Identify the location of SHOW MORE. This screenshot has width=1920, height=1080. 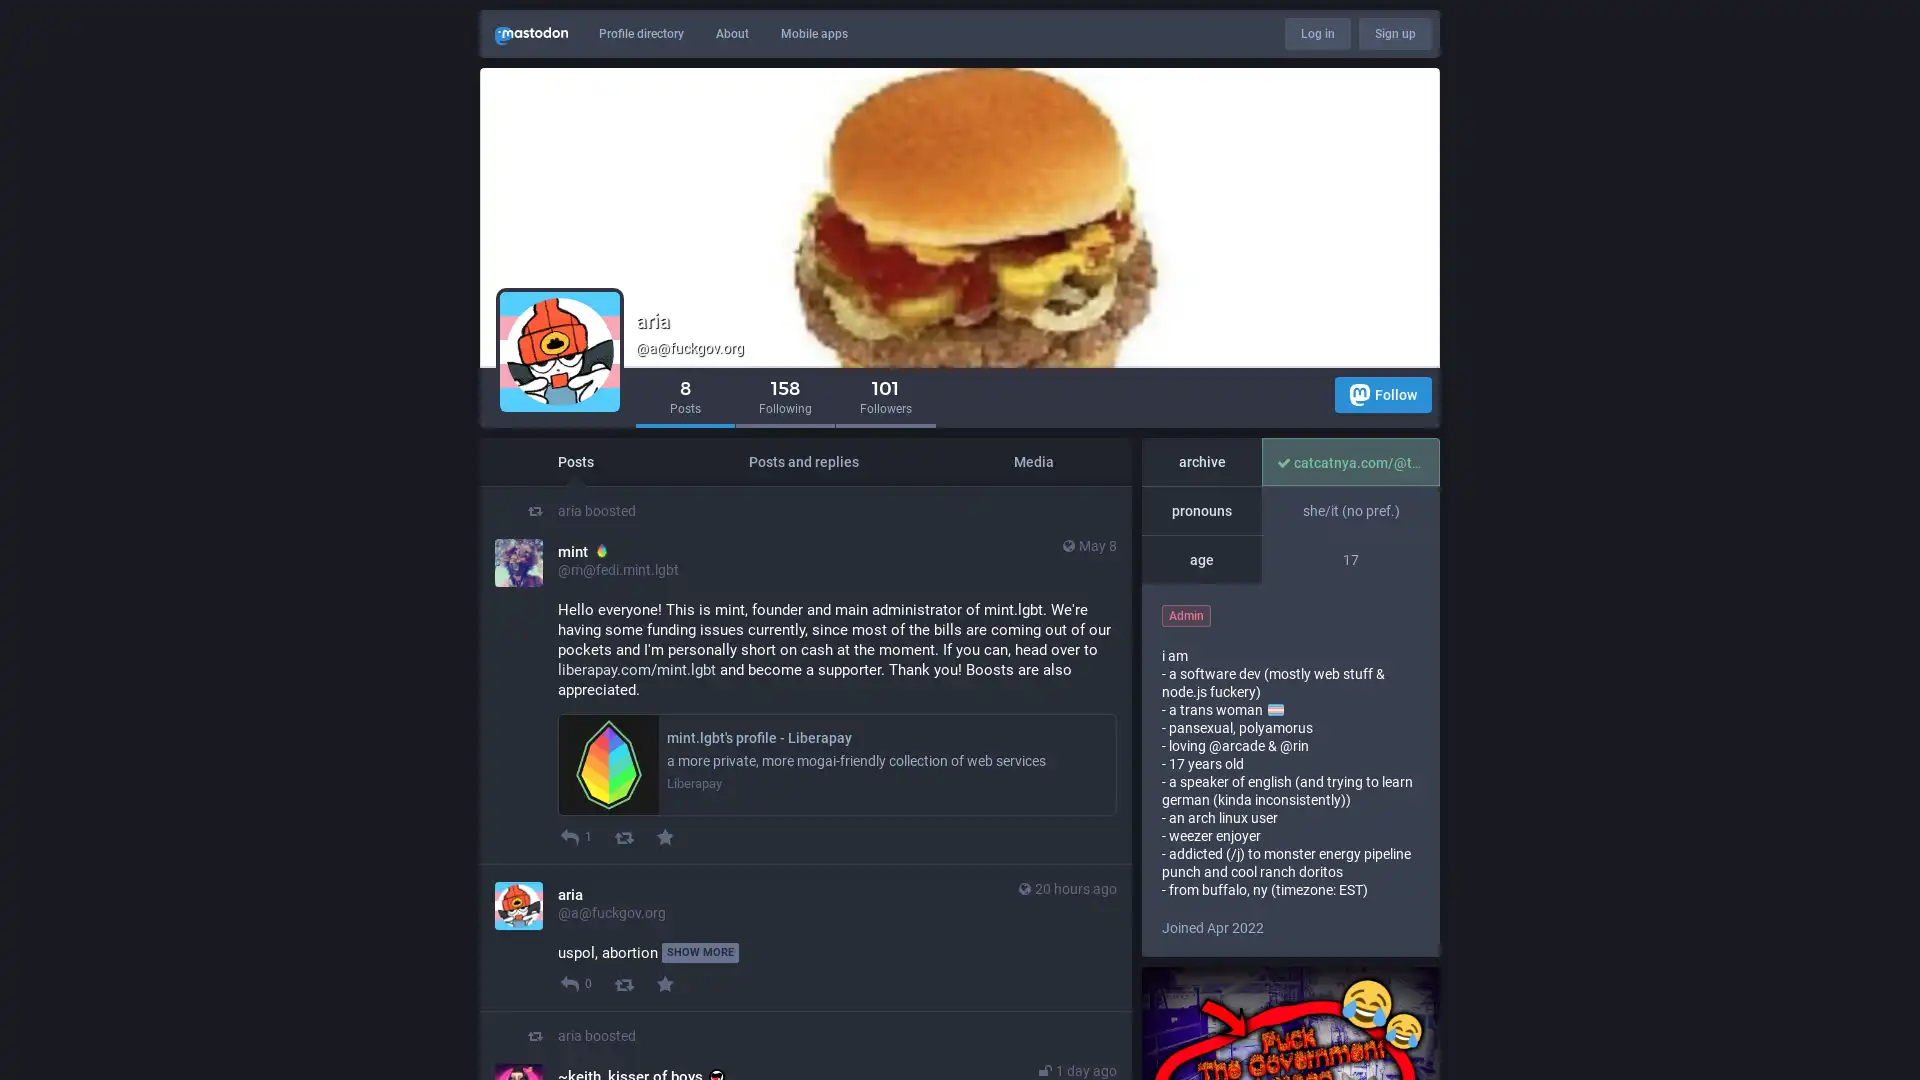
(700, 951).